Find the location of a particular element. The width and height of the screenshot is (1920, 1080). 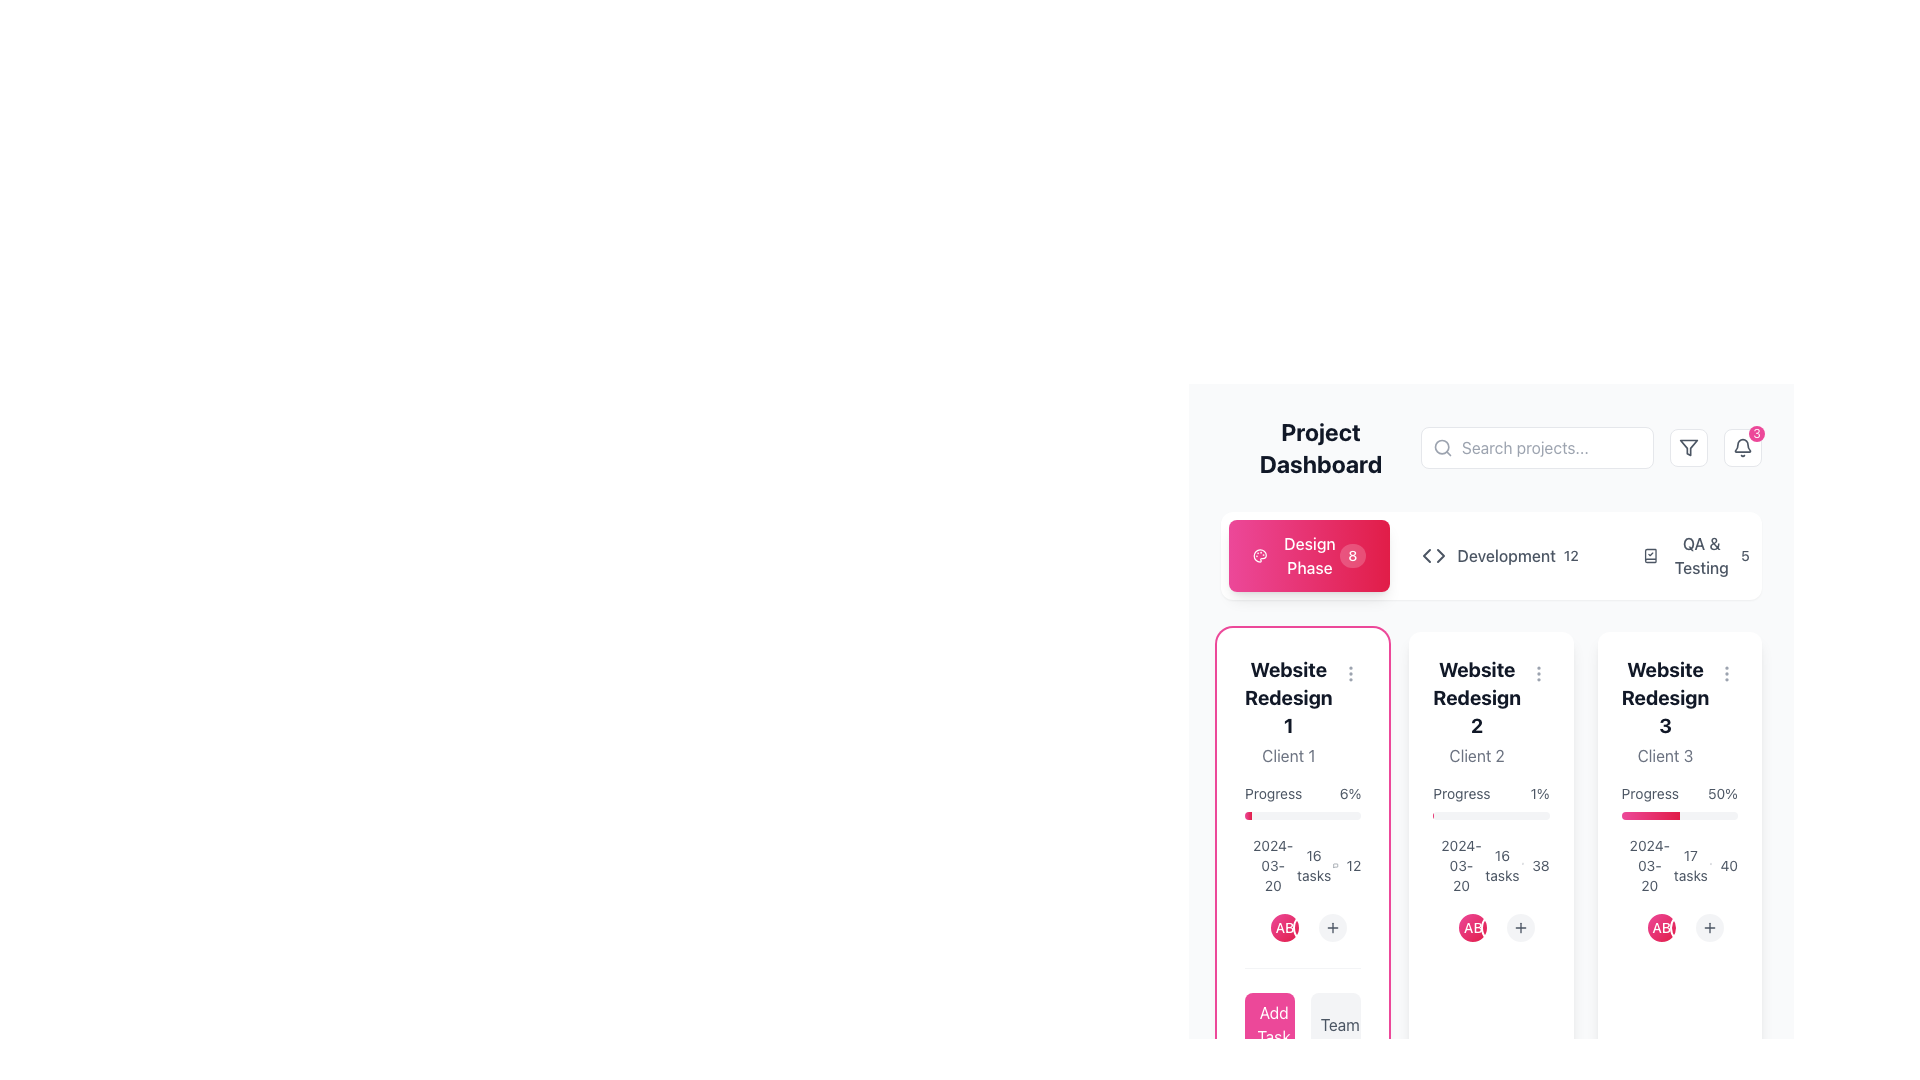

the Avatar or profile indicator located at the bottom-left corner of the 'Website Redesign 1' card is located at coordinates (1260, 928).